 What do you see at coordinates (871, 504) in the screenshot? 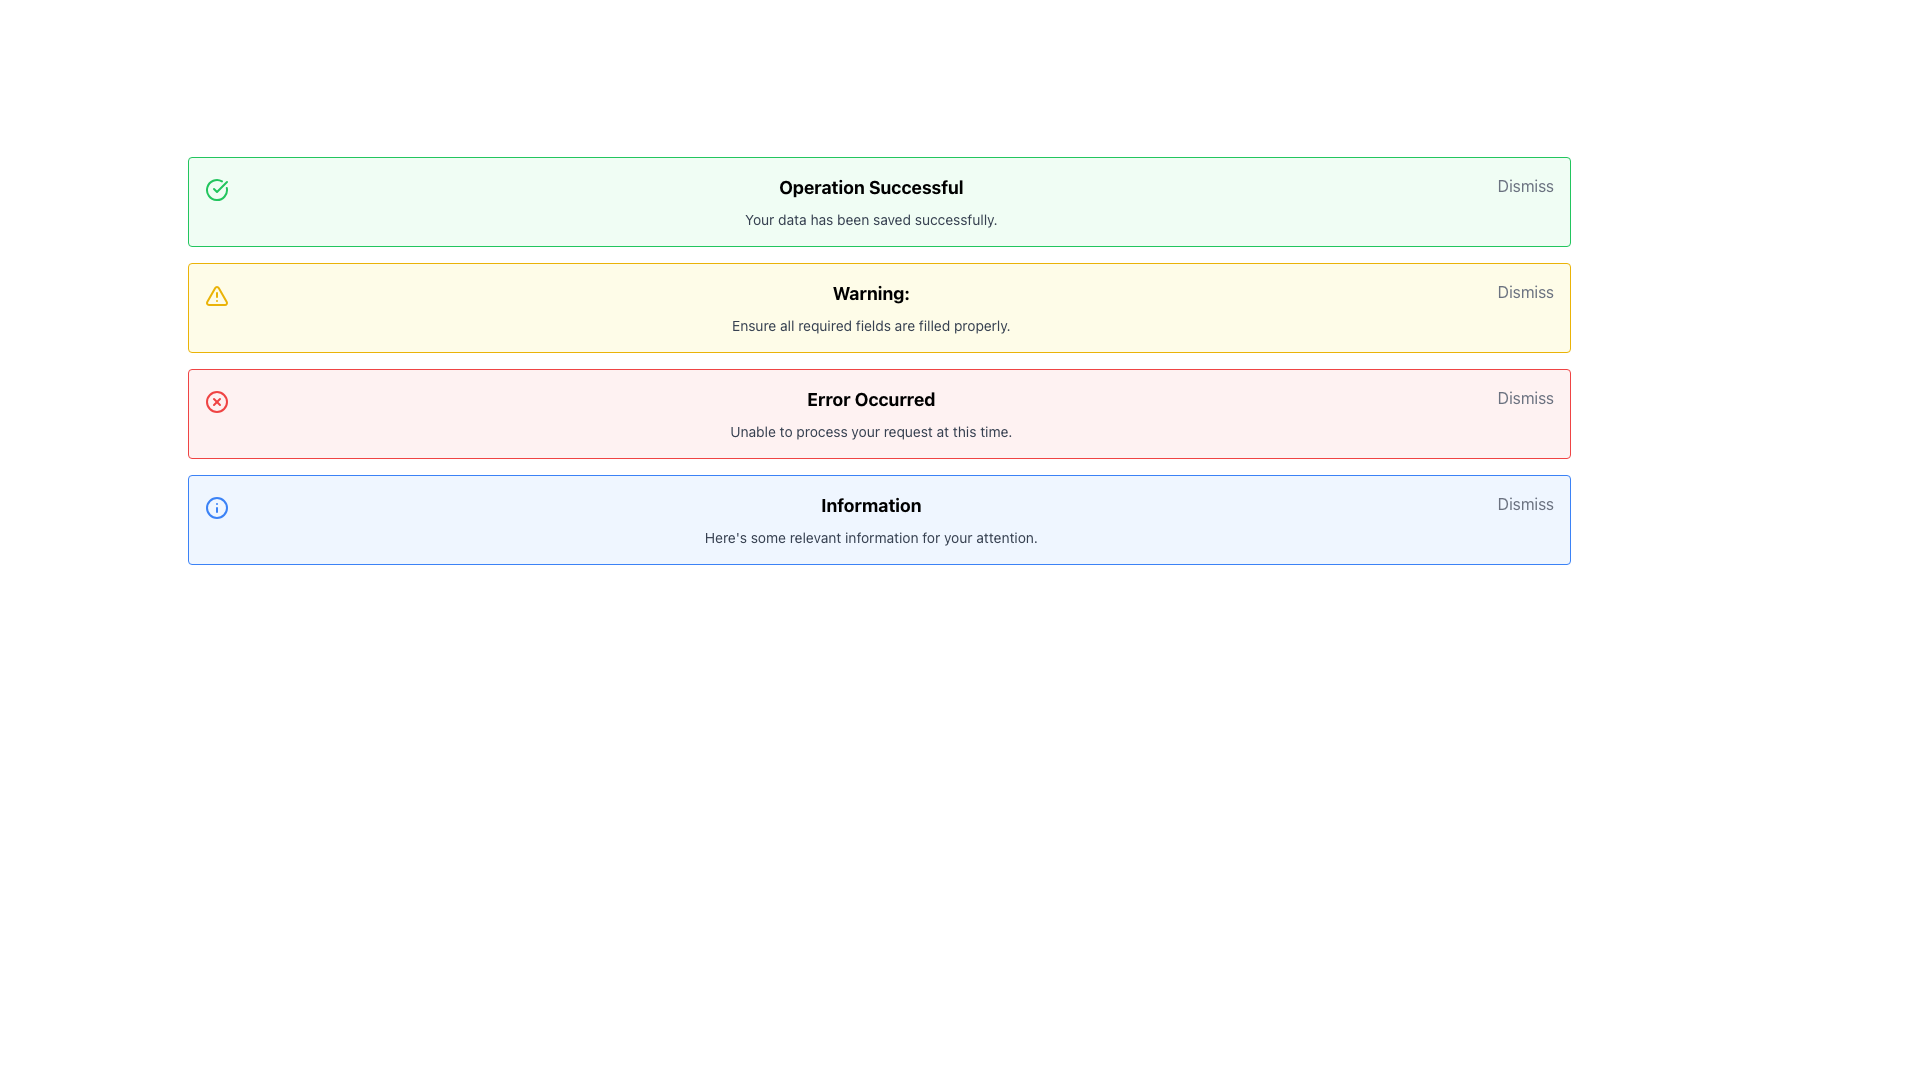
I see `the Text Label that serves as the title or heading of the information message box, located at the top of the bottom information box` at bounding box center [871, 504].